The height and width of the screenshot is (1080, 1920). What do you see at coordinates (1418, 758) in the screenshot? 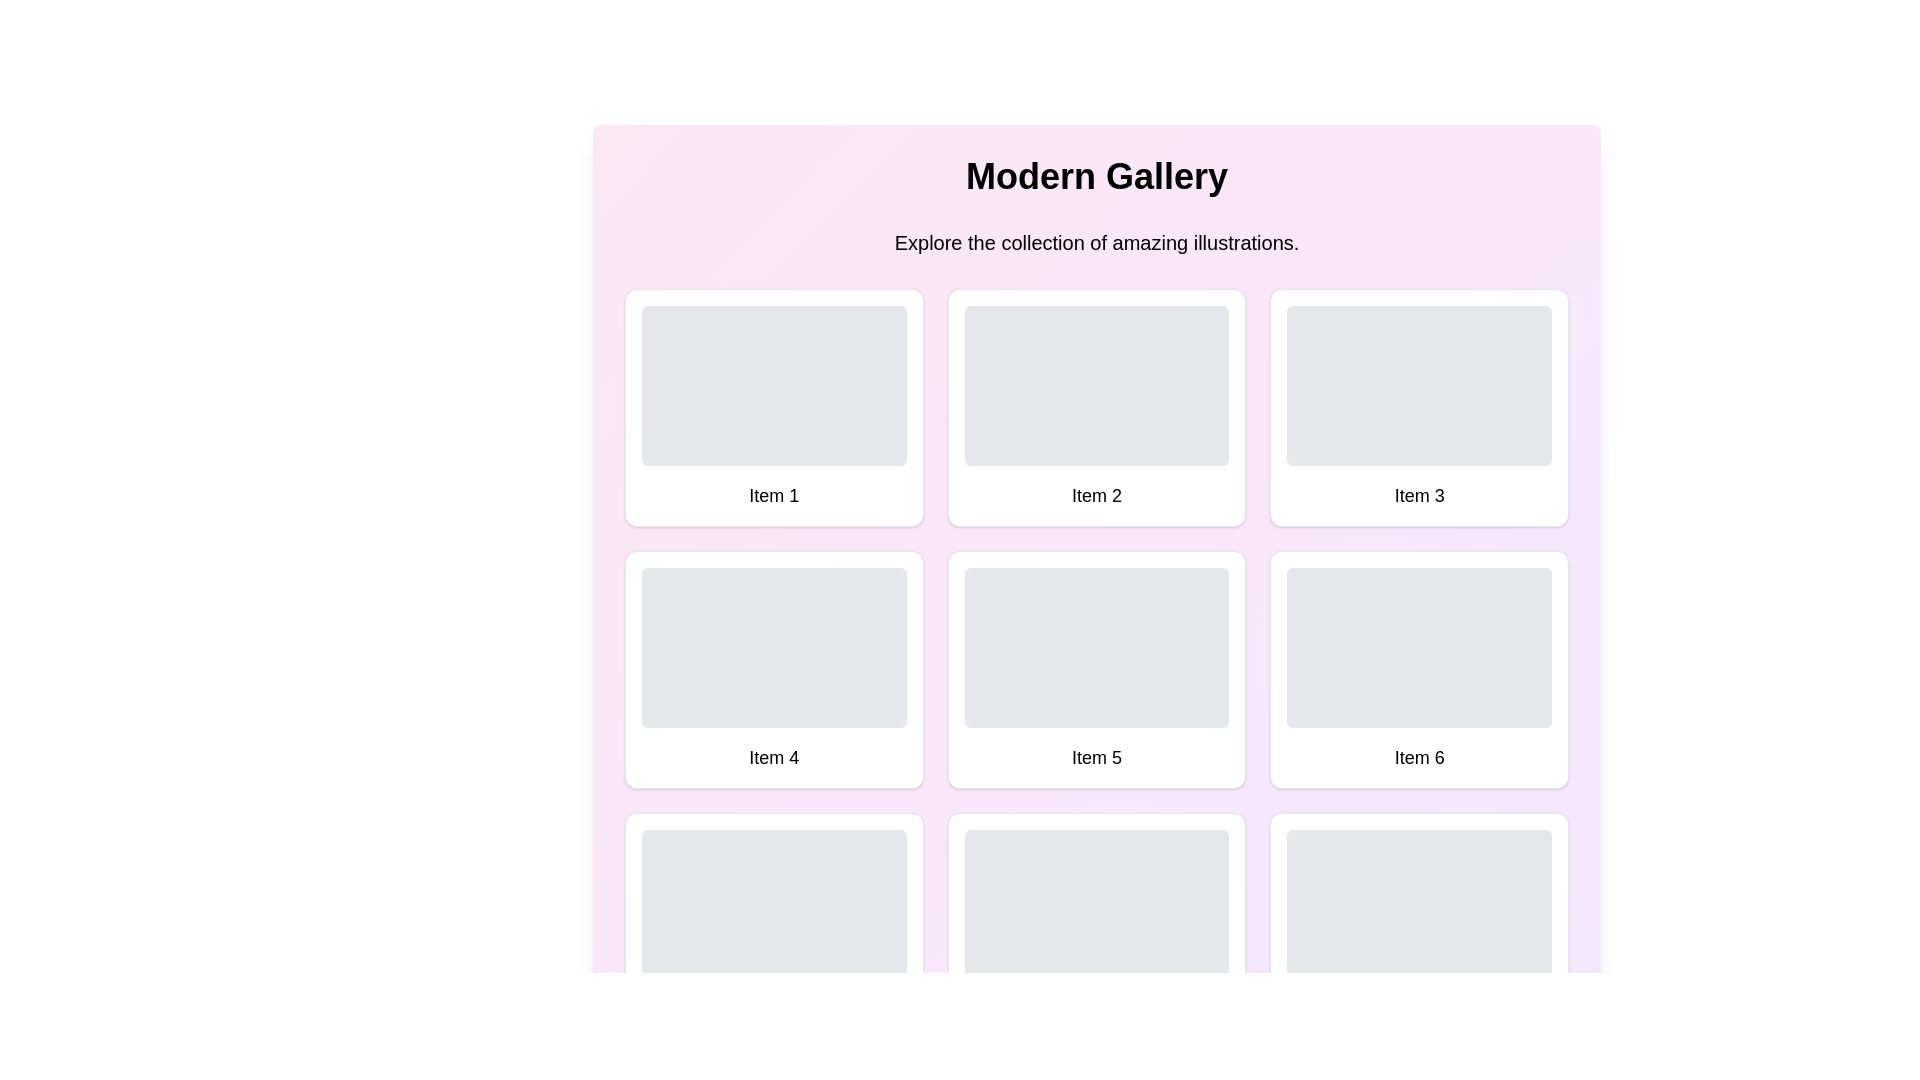
I see `the text label reading 'Item 6', which is centrally aligned at the bottom of a rectangular area containing an image placeholder above it` at bounding box center [1418, 758].